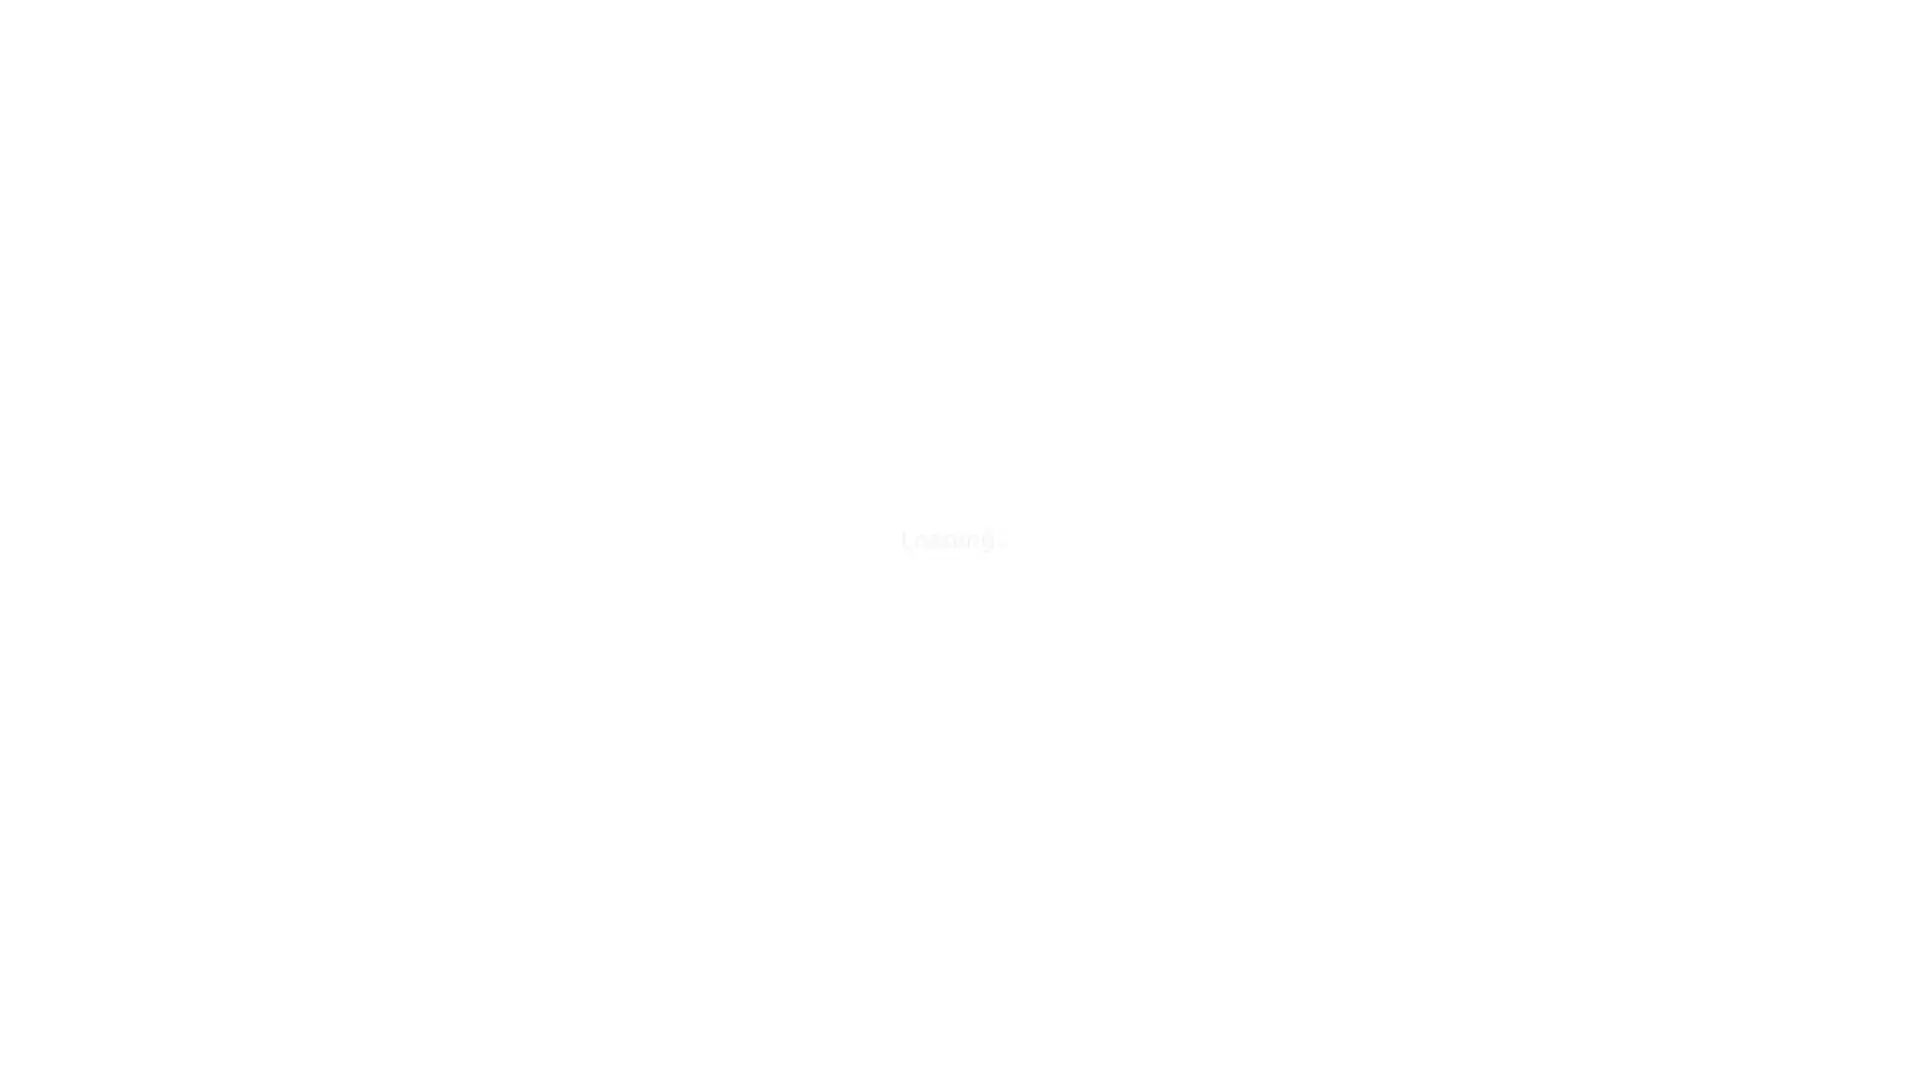  Describe the element at coordinates (846, 603) in the screenshot. I see `Join` at that location.